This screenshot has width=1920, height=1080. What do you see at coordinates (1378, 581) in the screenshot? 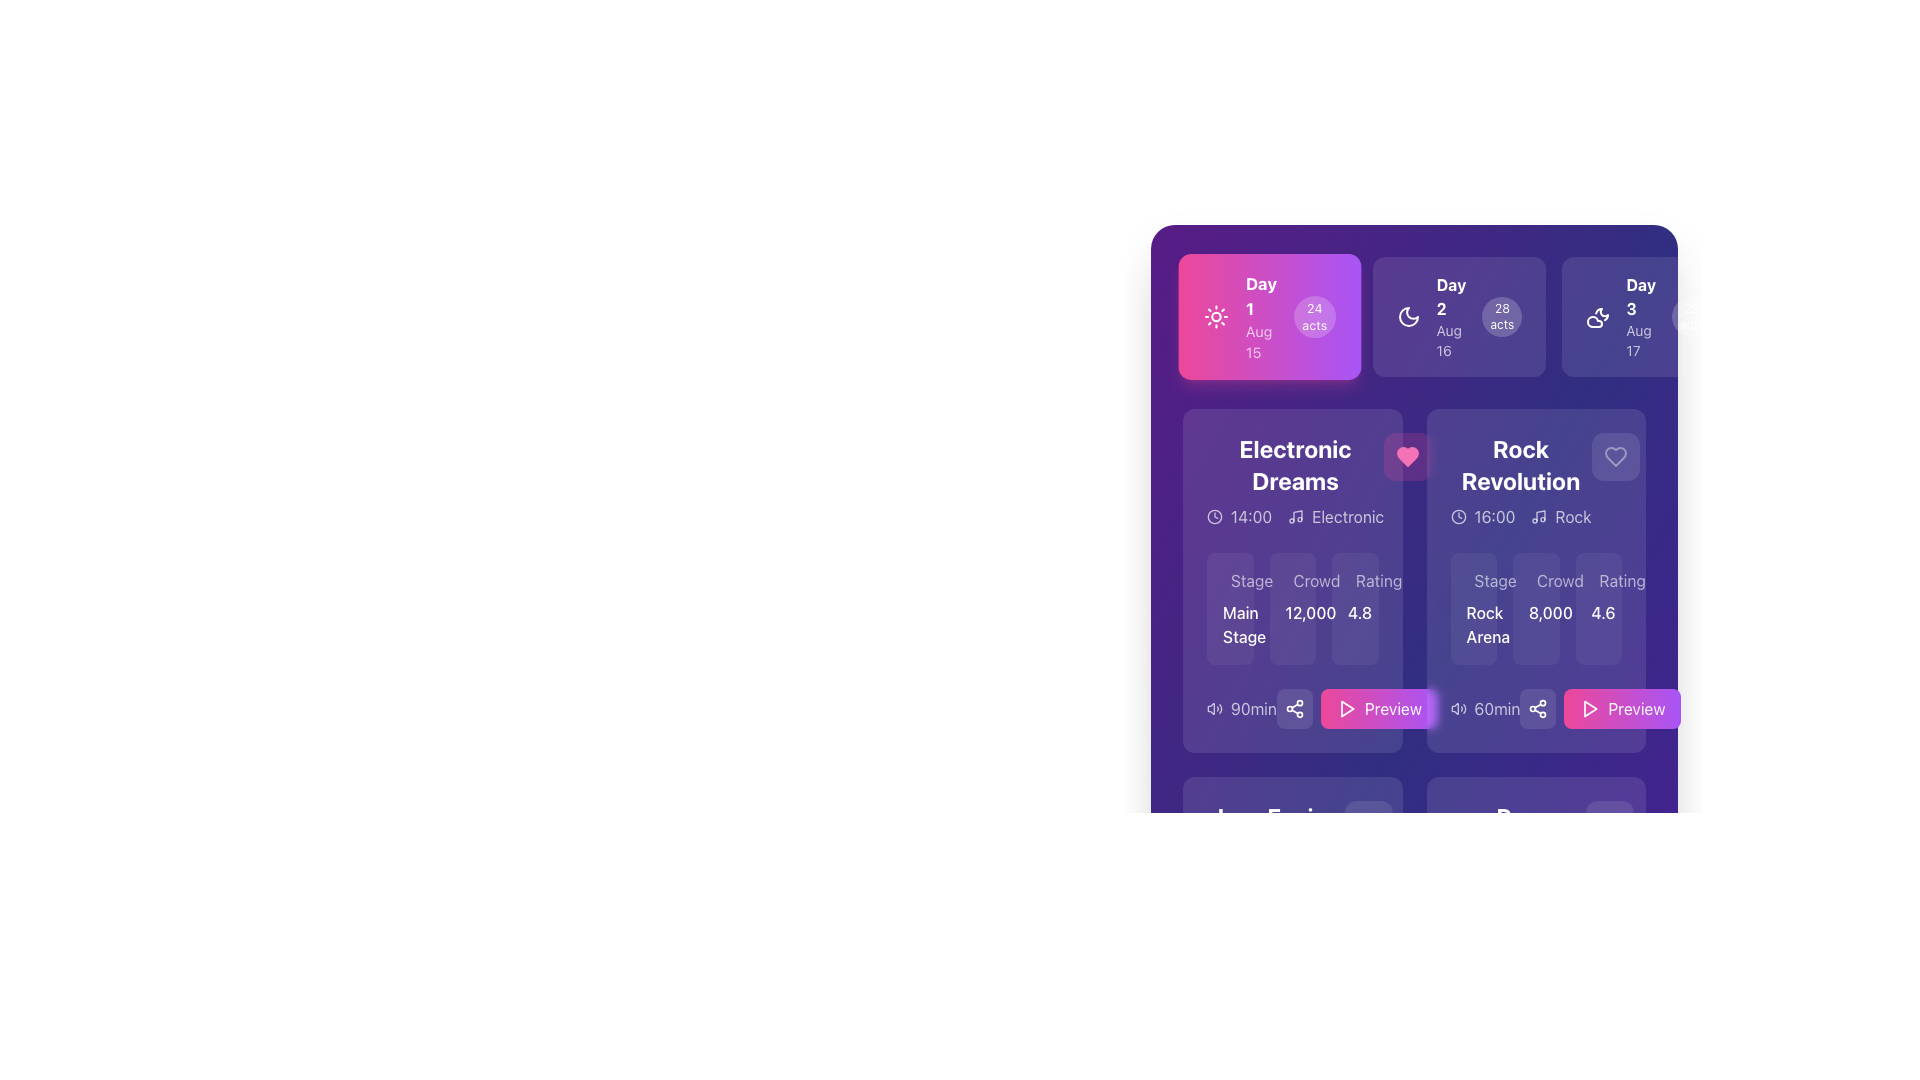
I see `the 'Rating' text label located at the top-right corner of the purple card-like structure, positioned directly below the section title and above a rating number` at bounding box center [1378, 581].